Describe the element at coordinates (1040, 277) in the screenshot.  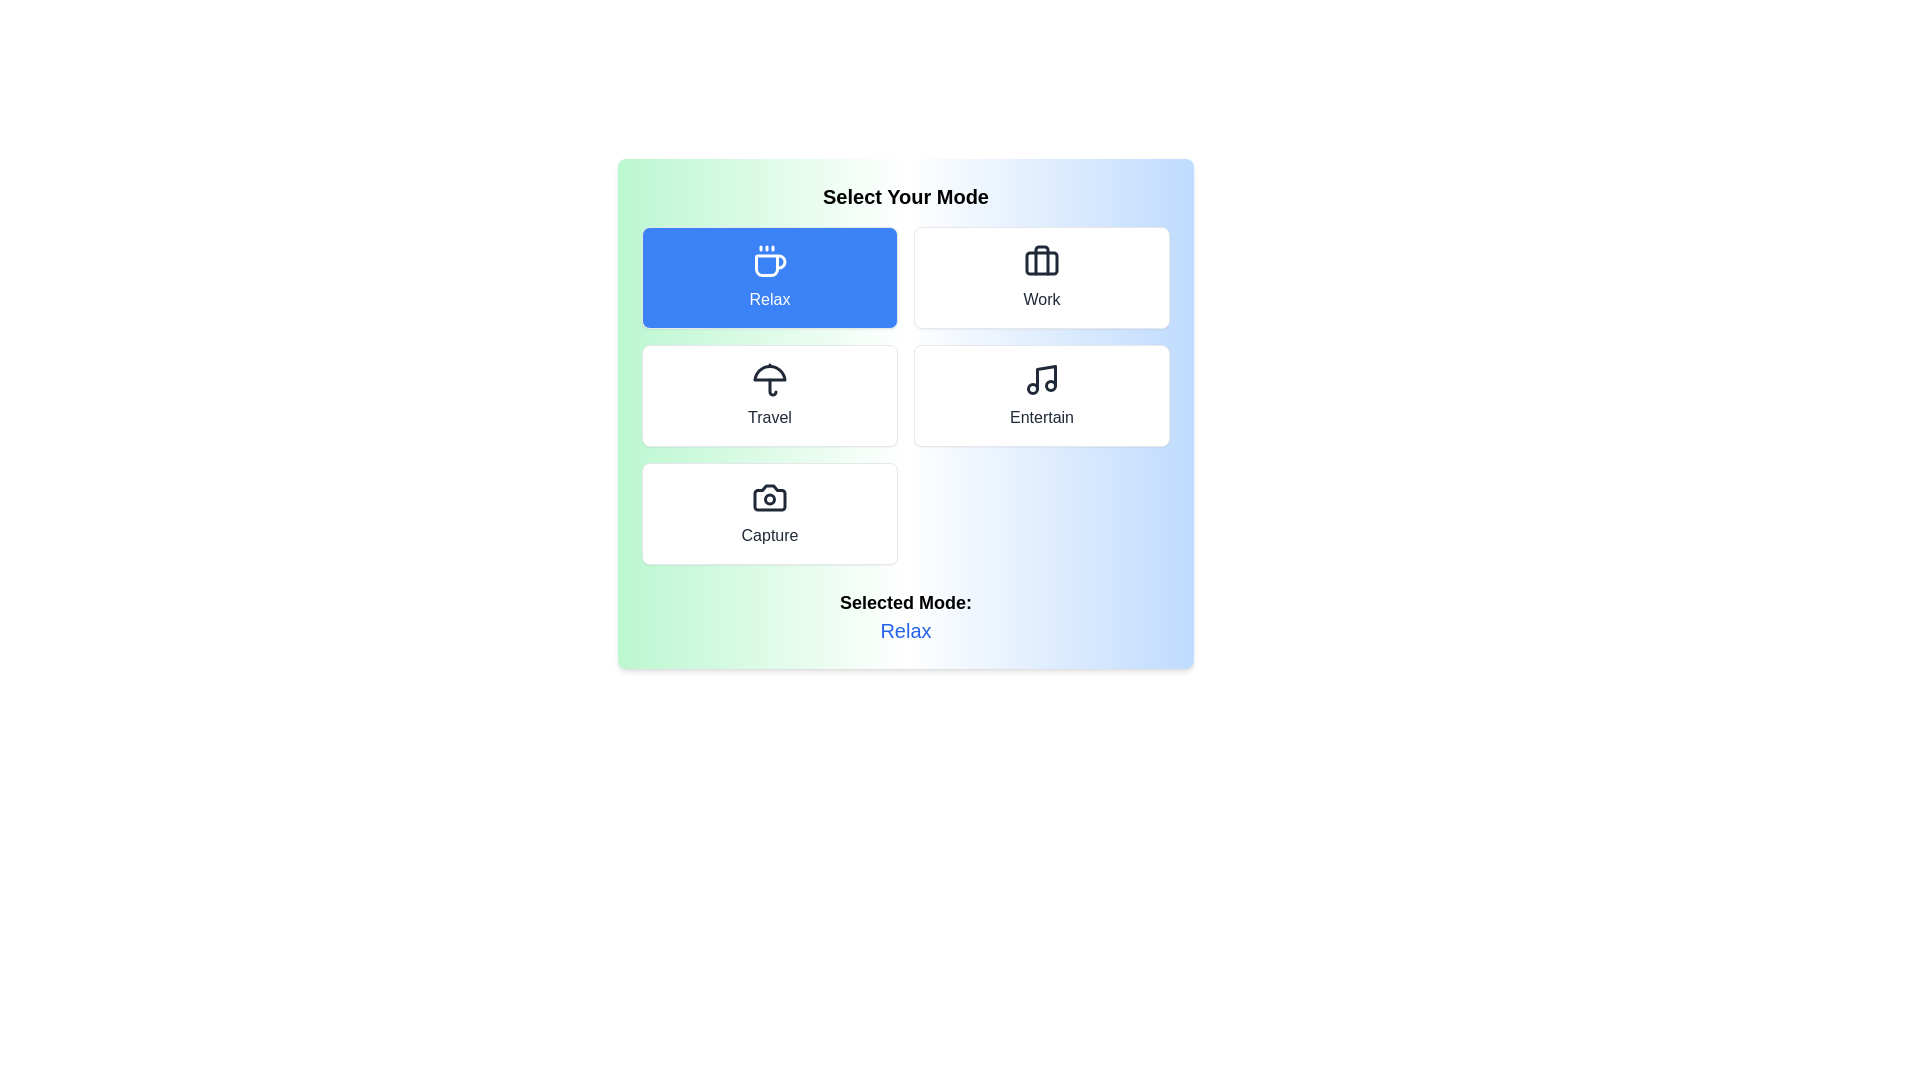
I see `the mode button corresponding to Work` at that location.